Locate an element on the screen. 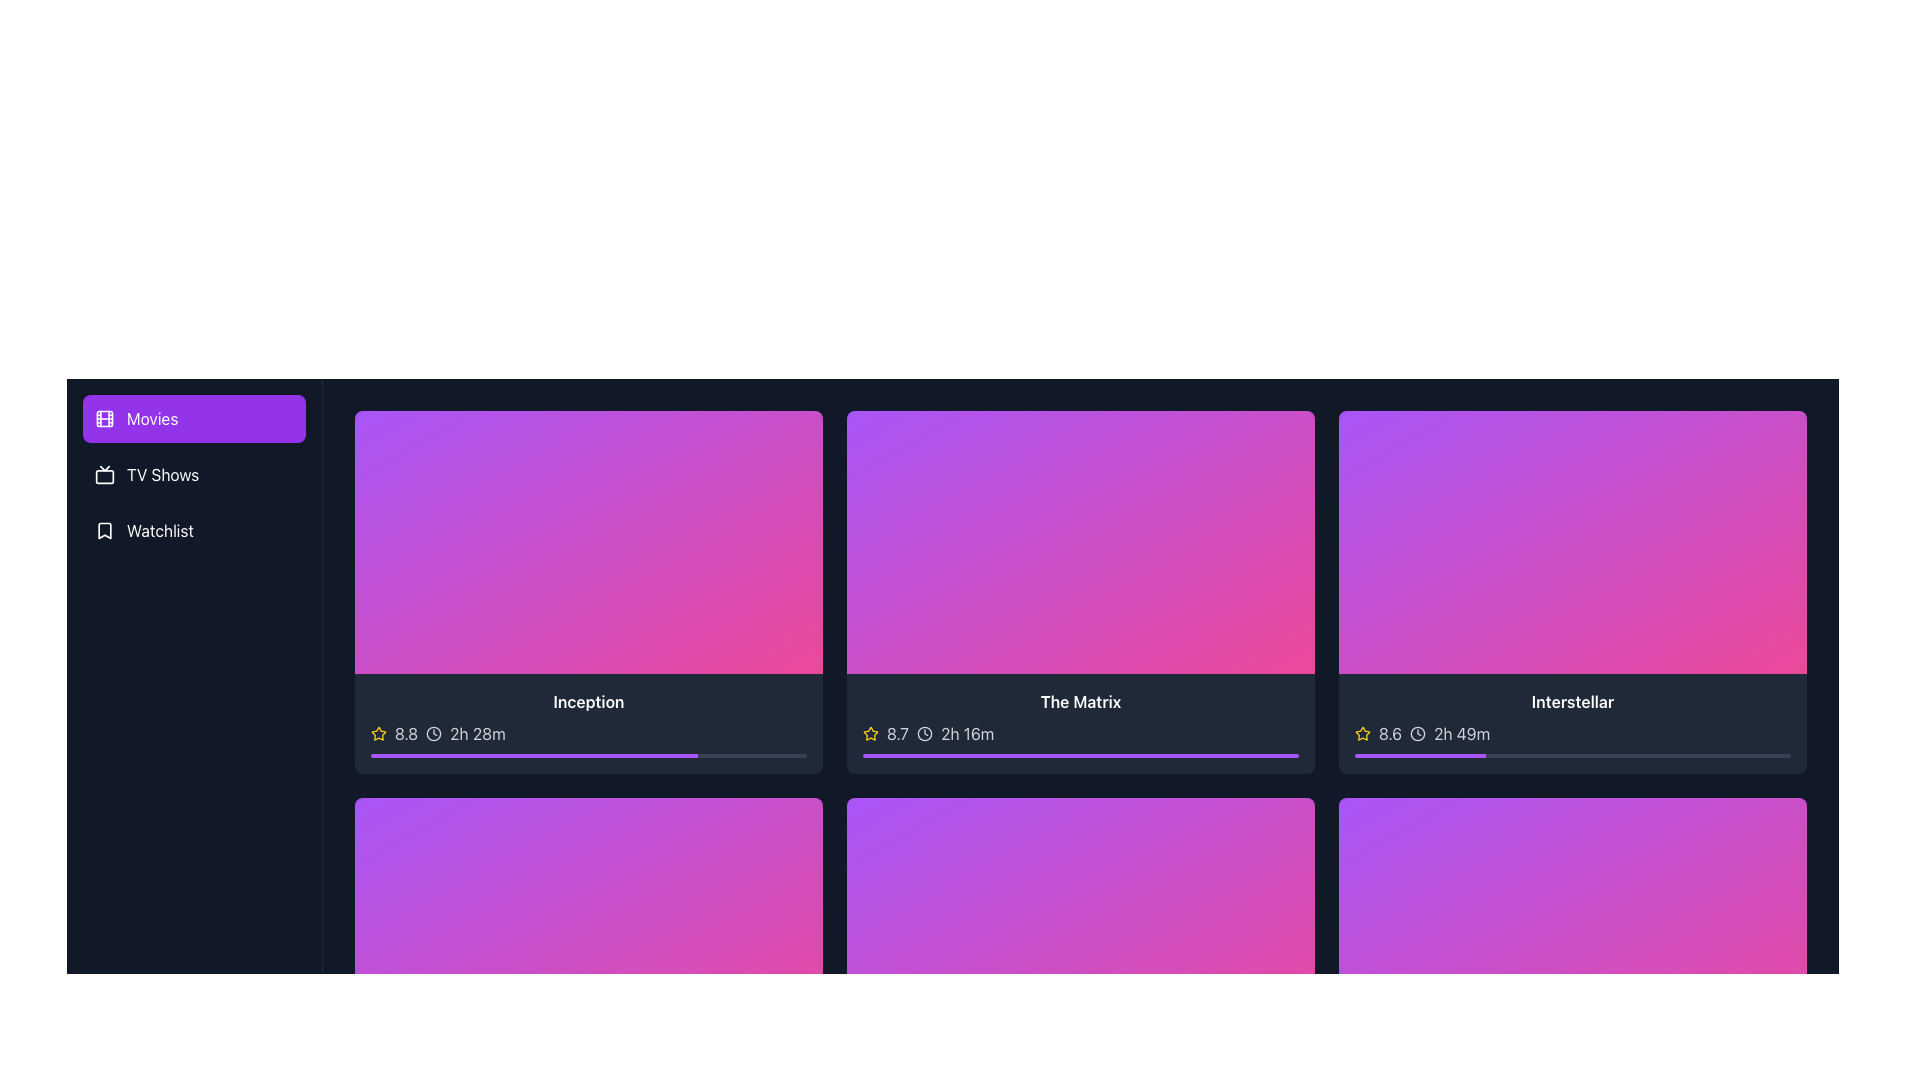 Image resolution: width=1920 pixels, height=1080 pixels. the Play Button (SVG Component) located in the center of the 'Inception' movie card in the first row, first column is located at coordinates (588, 542).